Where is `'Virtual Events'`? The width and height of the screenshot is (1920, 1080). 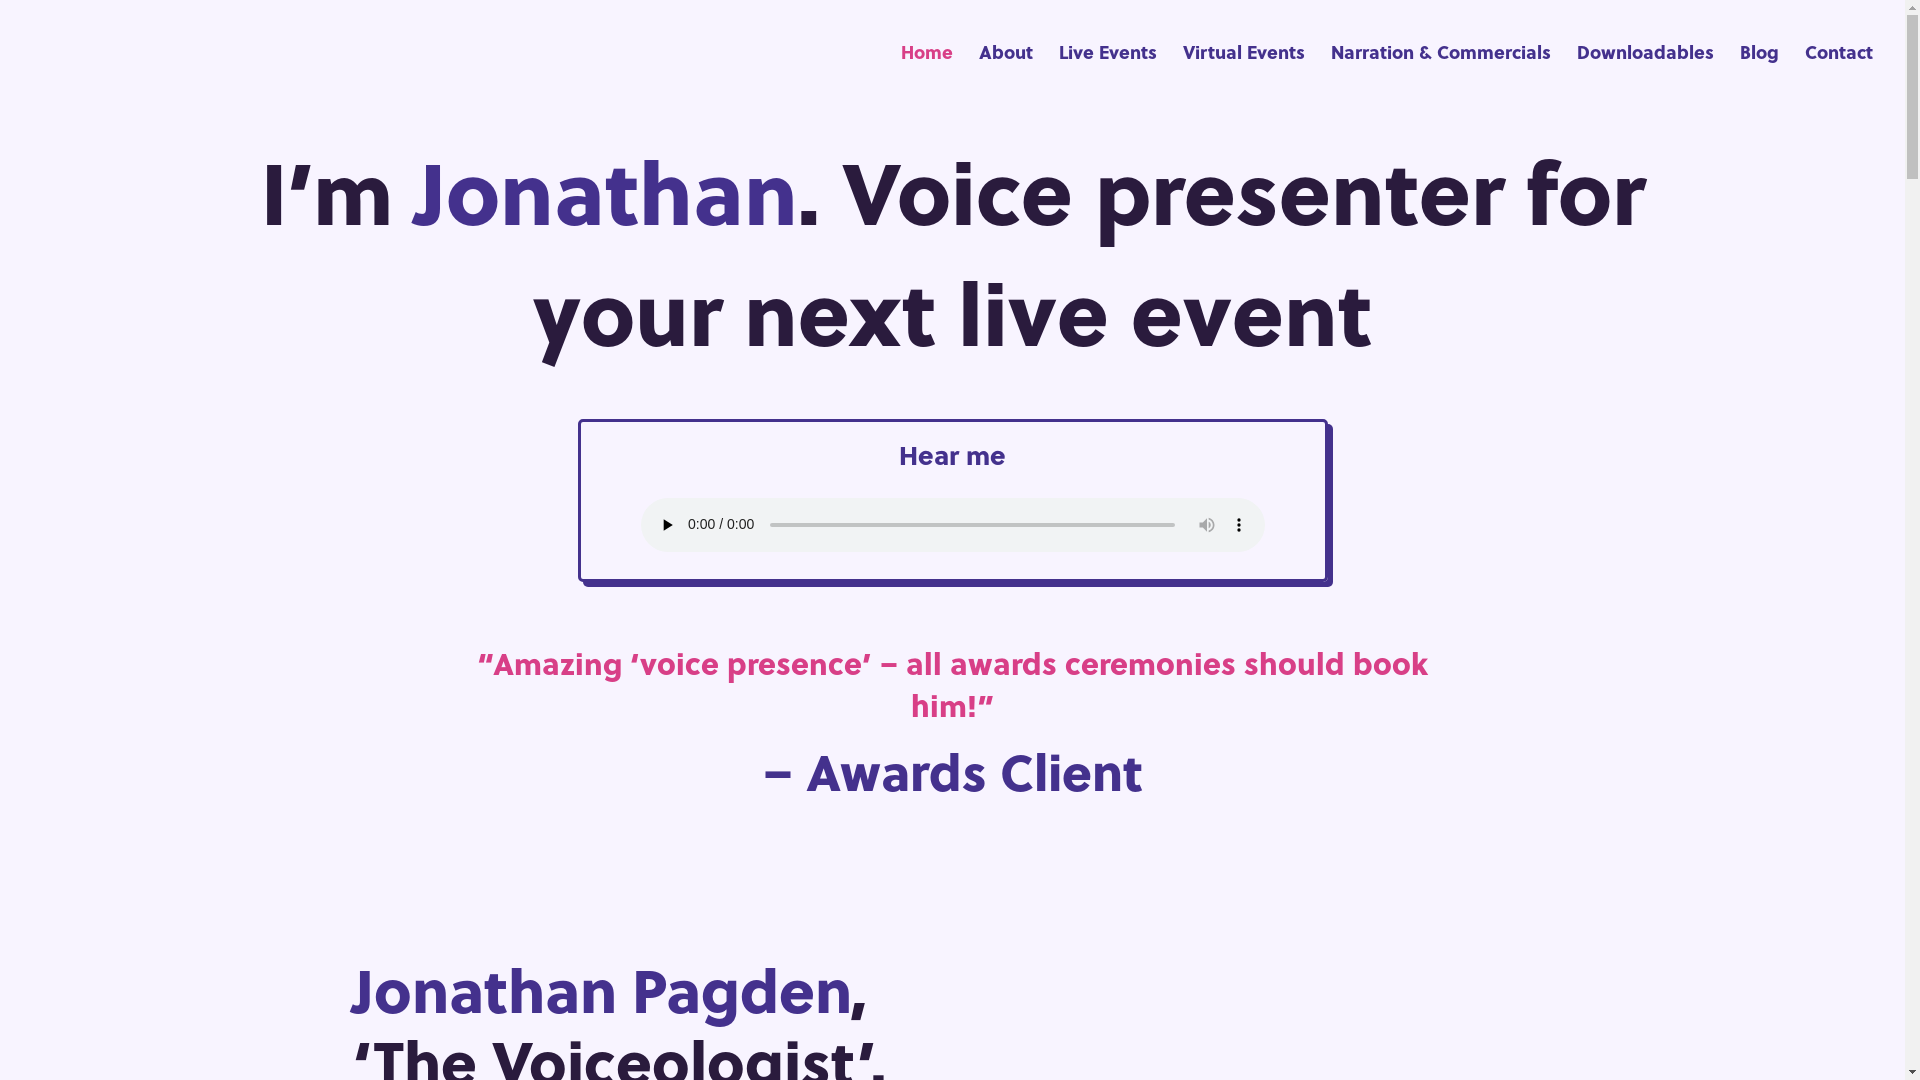
'Virtual Events' is located at coordinates (1182, 73).